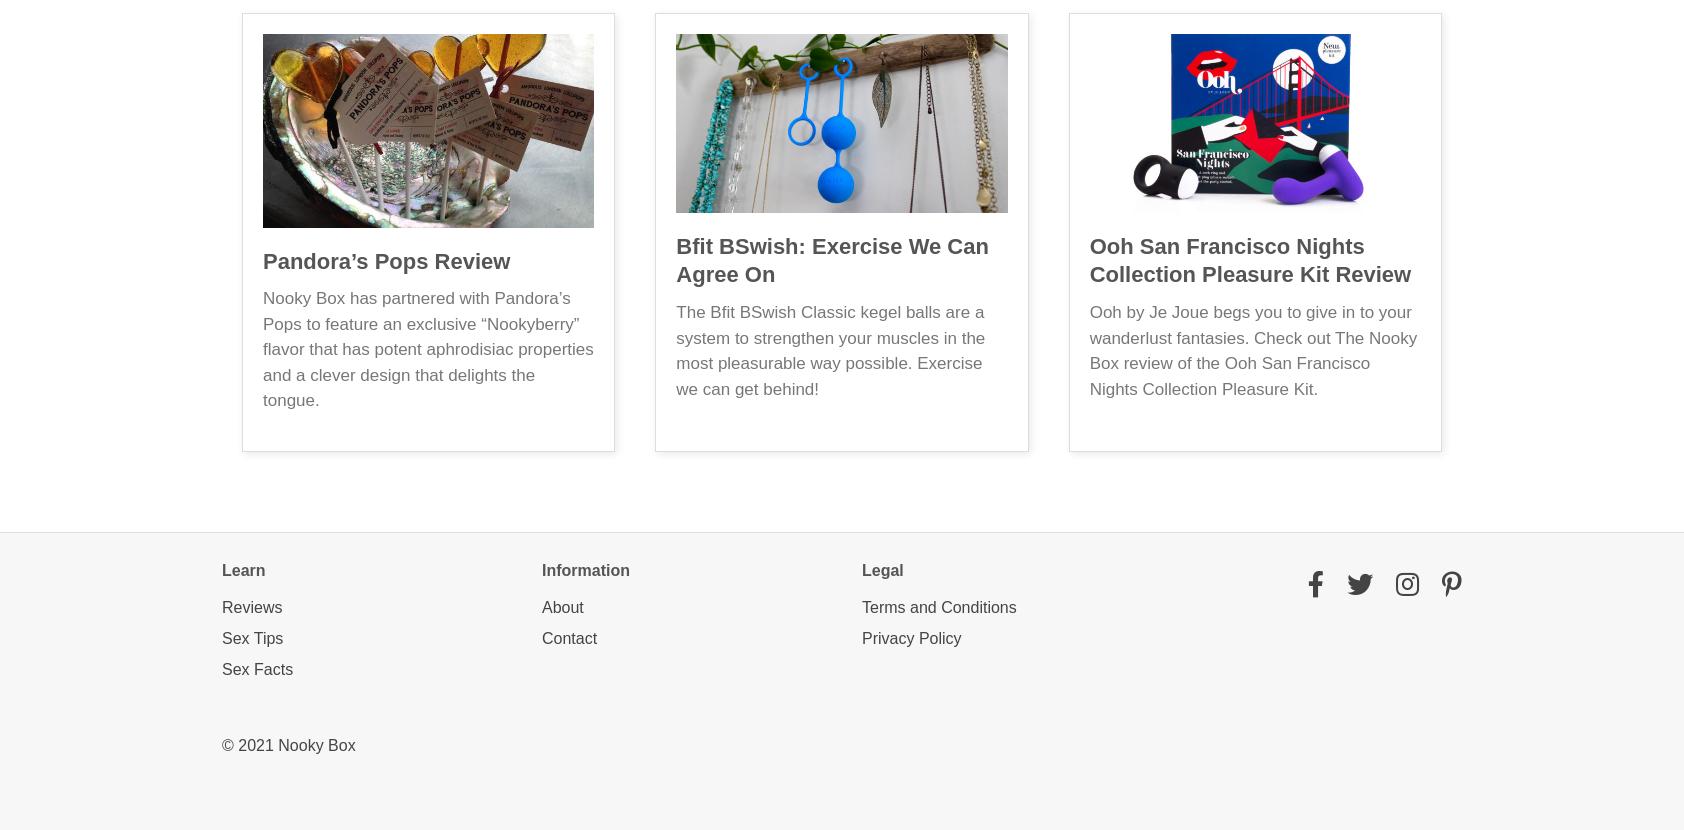  I want to click on 'Ooh San Francisco Nights Collection Pleasure Kit Review', so click(1250, 260).